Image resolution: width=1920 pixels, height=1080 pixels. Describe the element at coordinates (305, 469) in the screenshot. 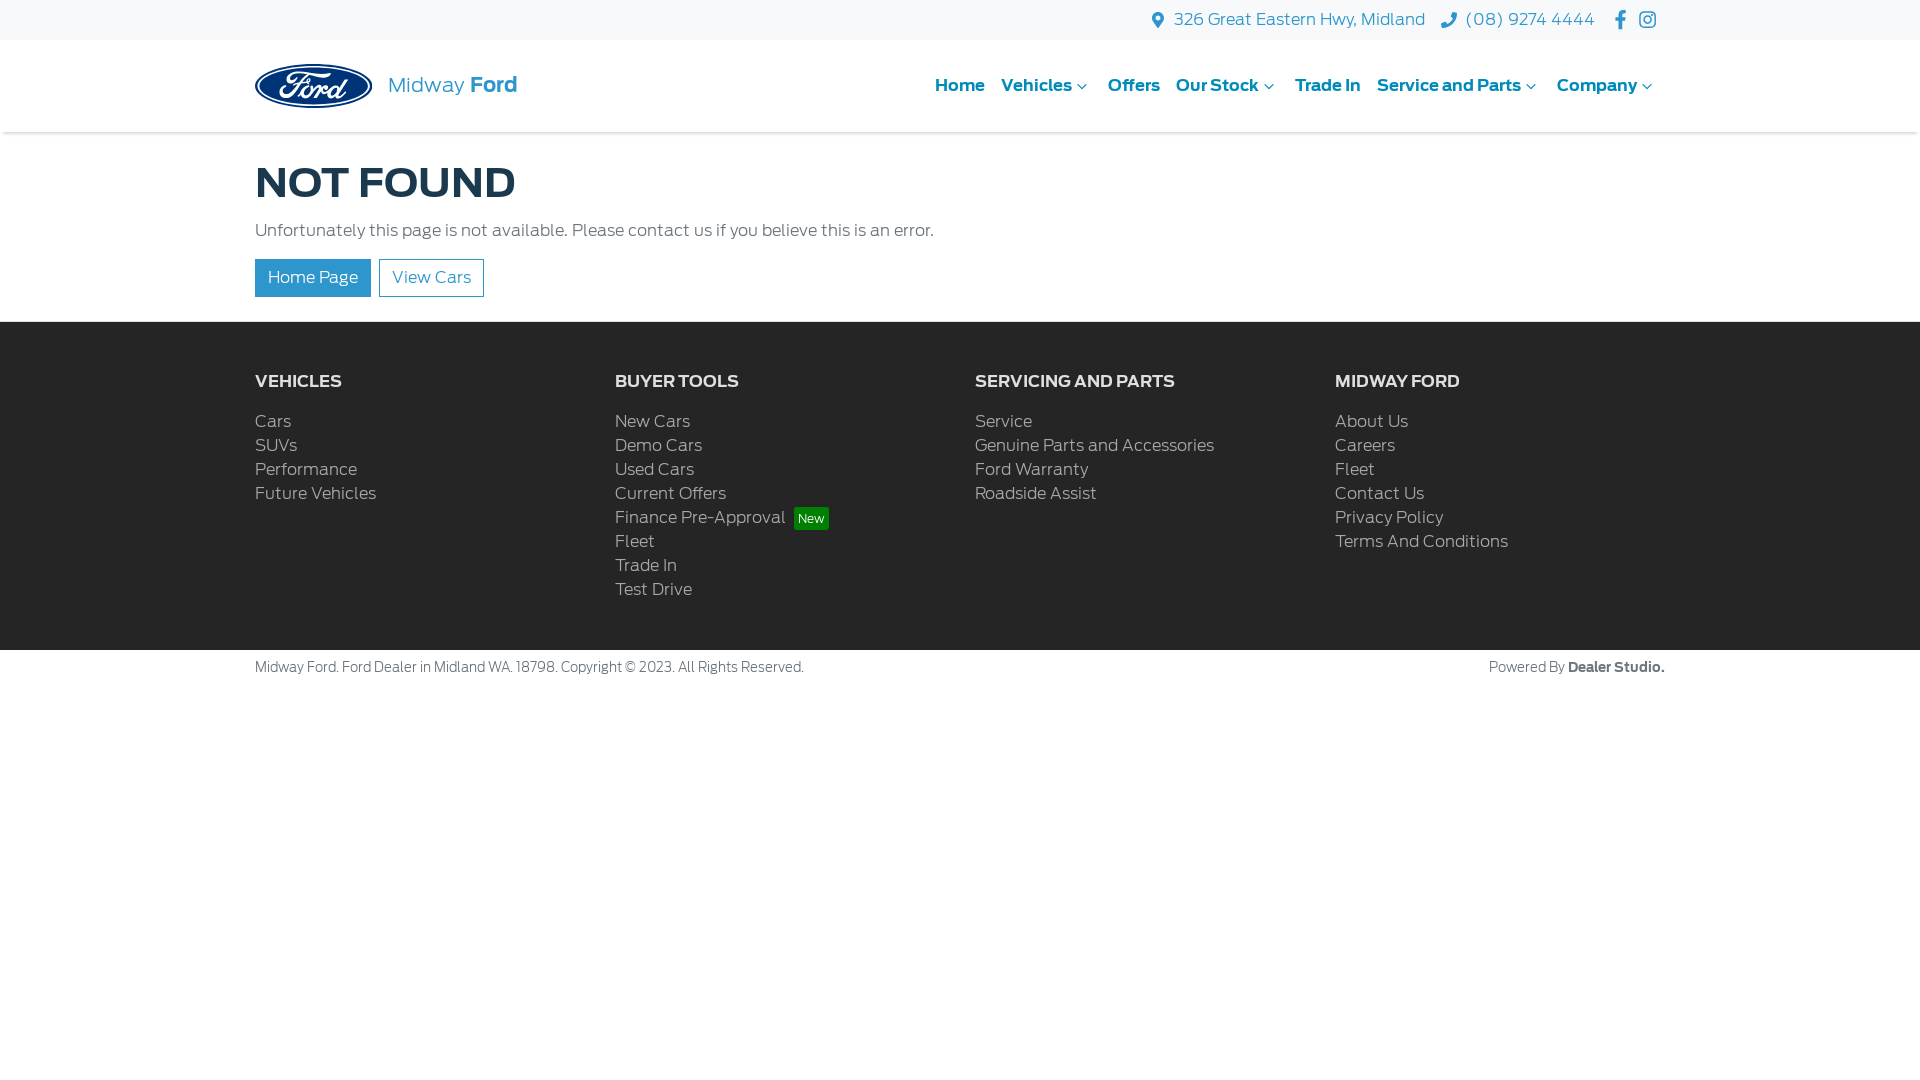

I see `'Performance'` at that location.